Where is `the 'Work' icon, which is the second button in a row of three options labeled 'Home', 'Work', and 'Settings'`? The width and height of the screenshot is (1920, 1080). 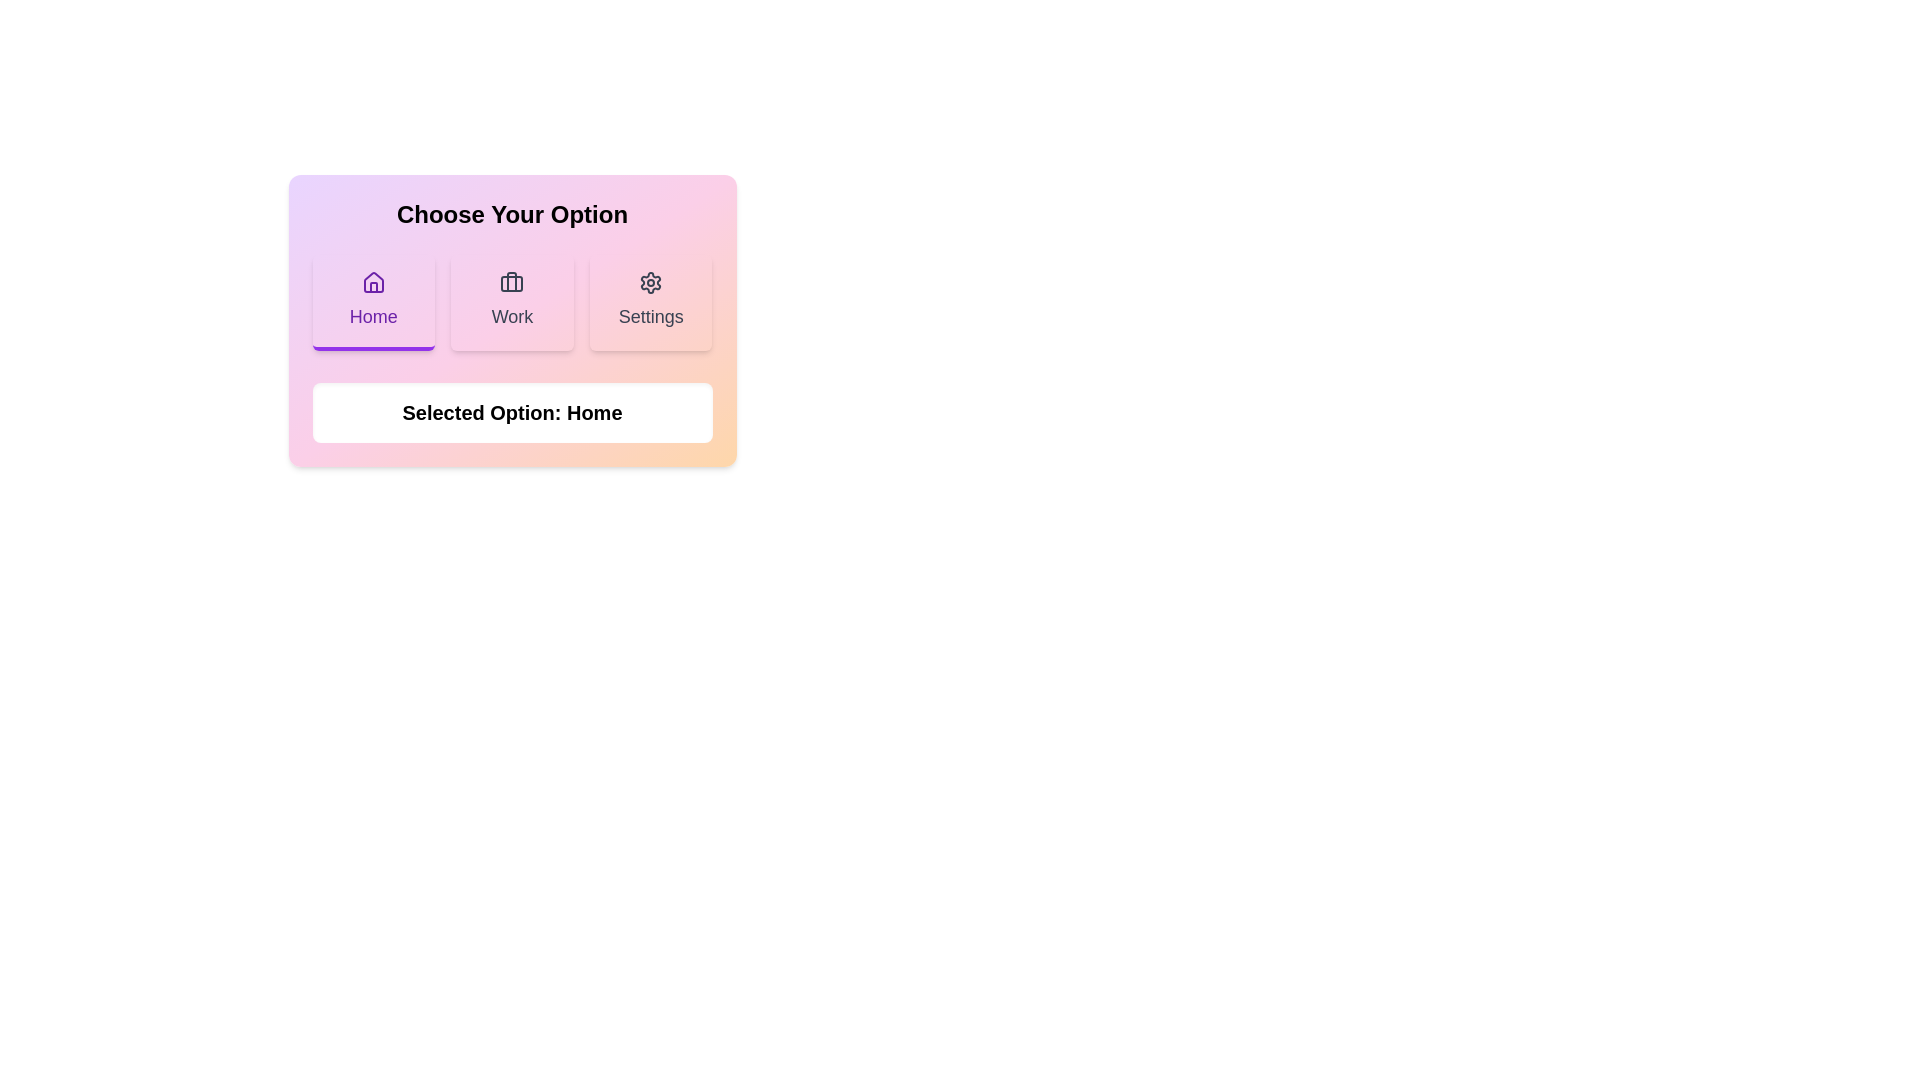 the 'Work' icon, which is the second button in a row of three options labeled 'Home', 'Work', and 'Settings' is located at coordinates (512, 282).